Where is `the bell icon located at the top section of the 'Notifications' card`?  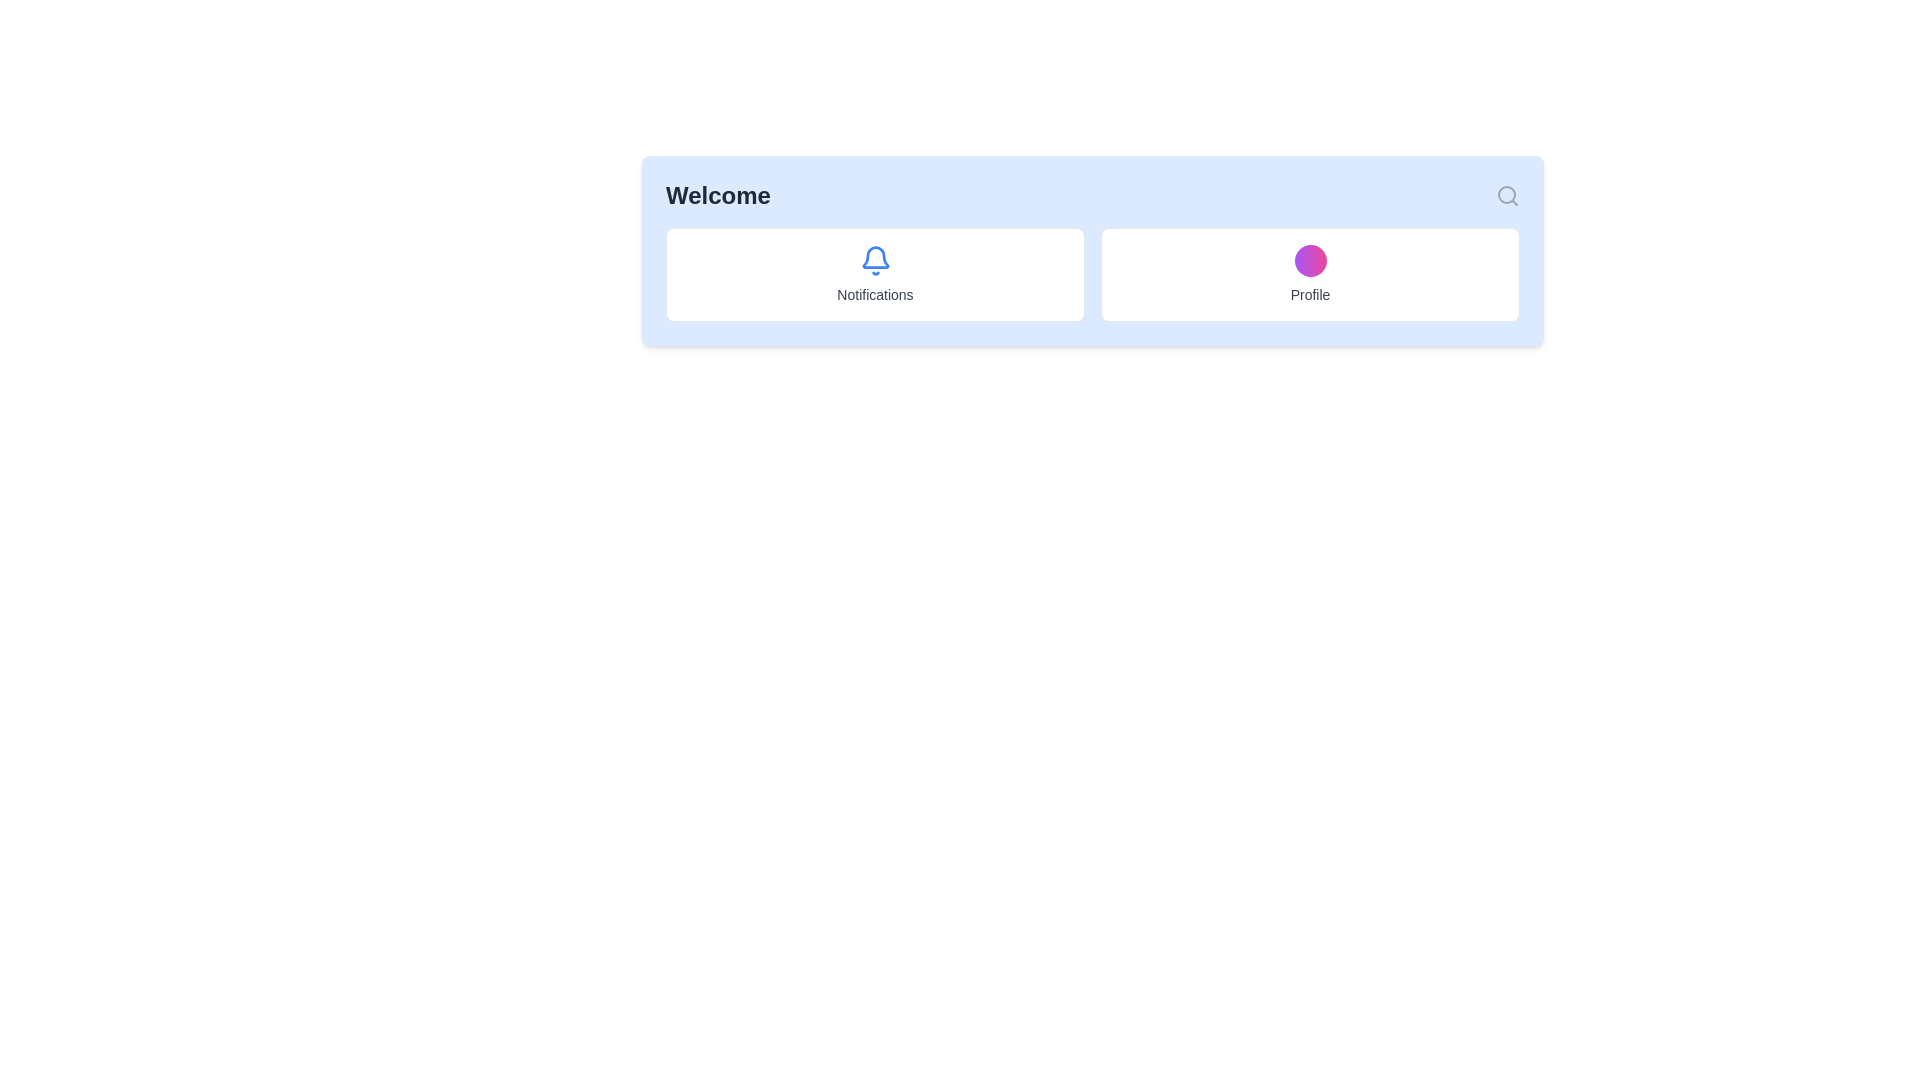
the bell icon located at the top section of the 'Notifications' card is located at coordinates (875, 260).